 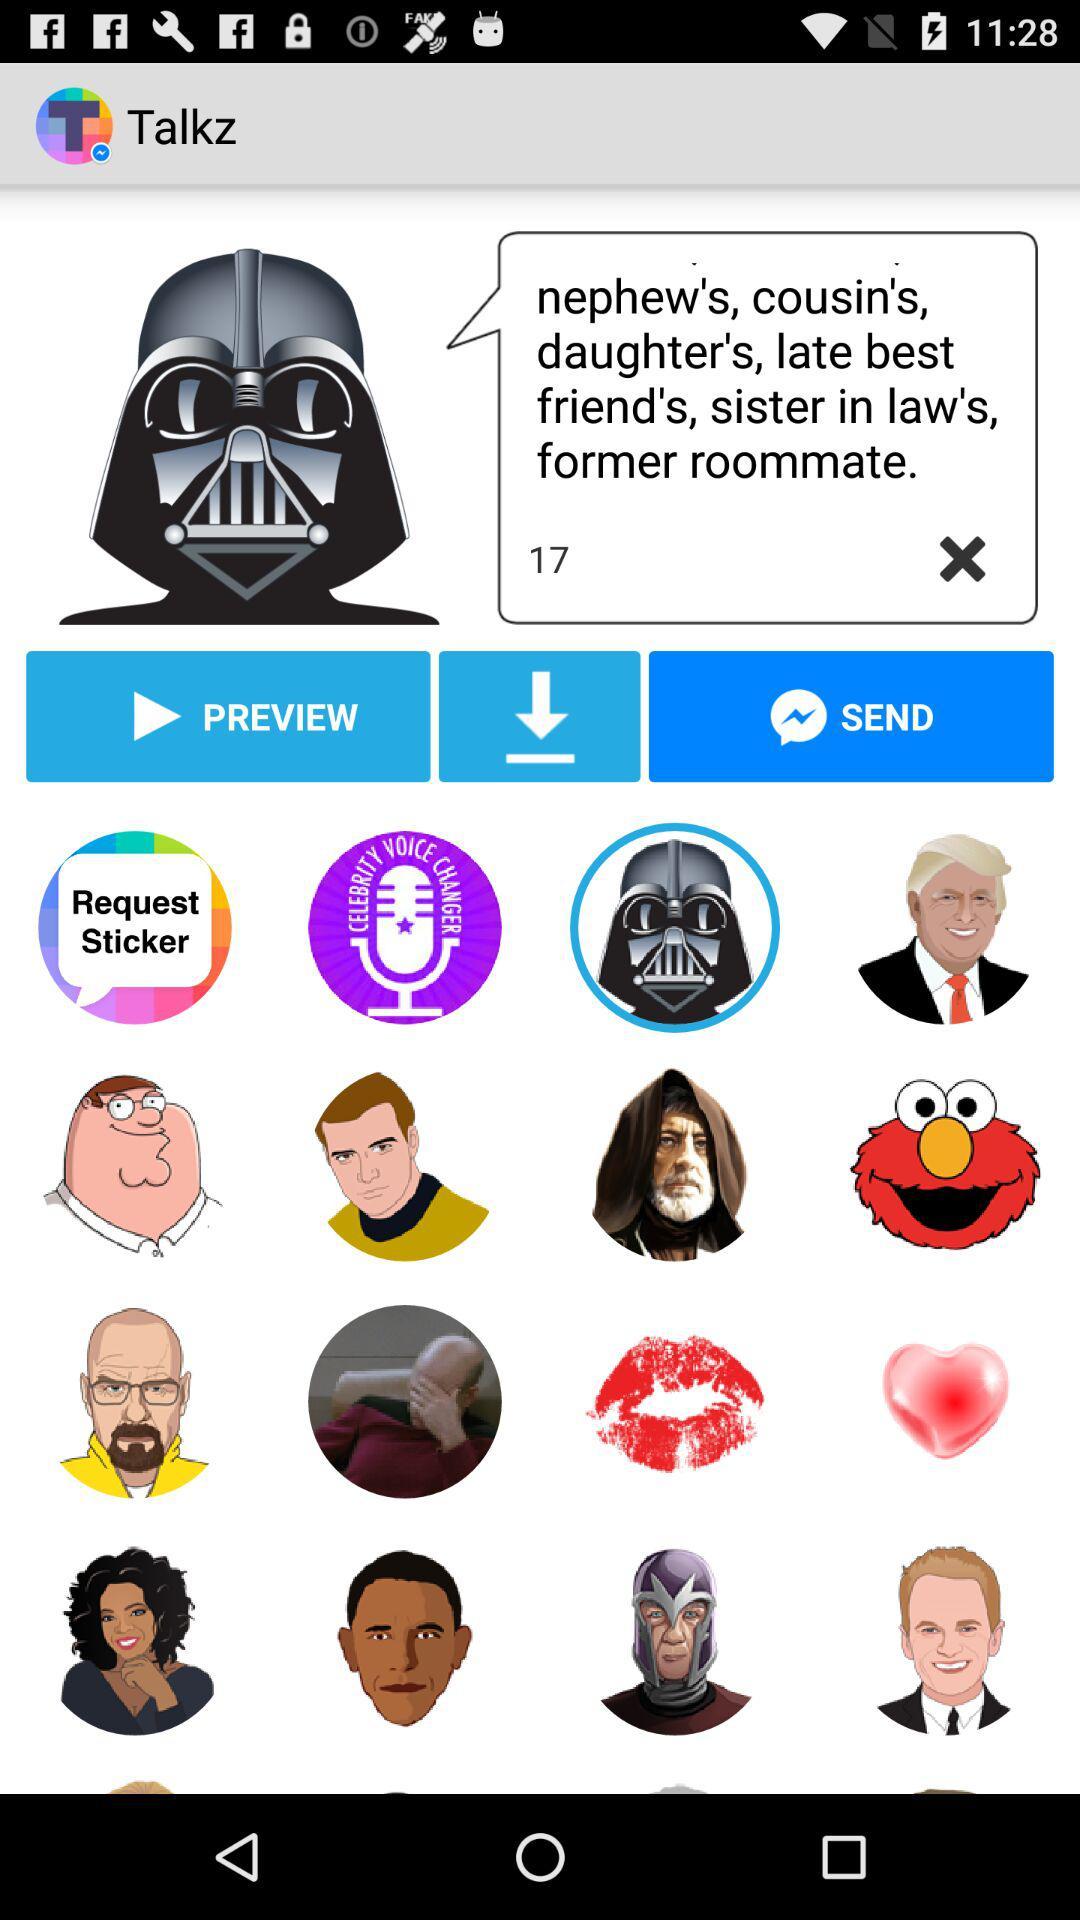 I want to click on cancel button, so click(x=961, y=559).